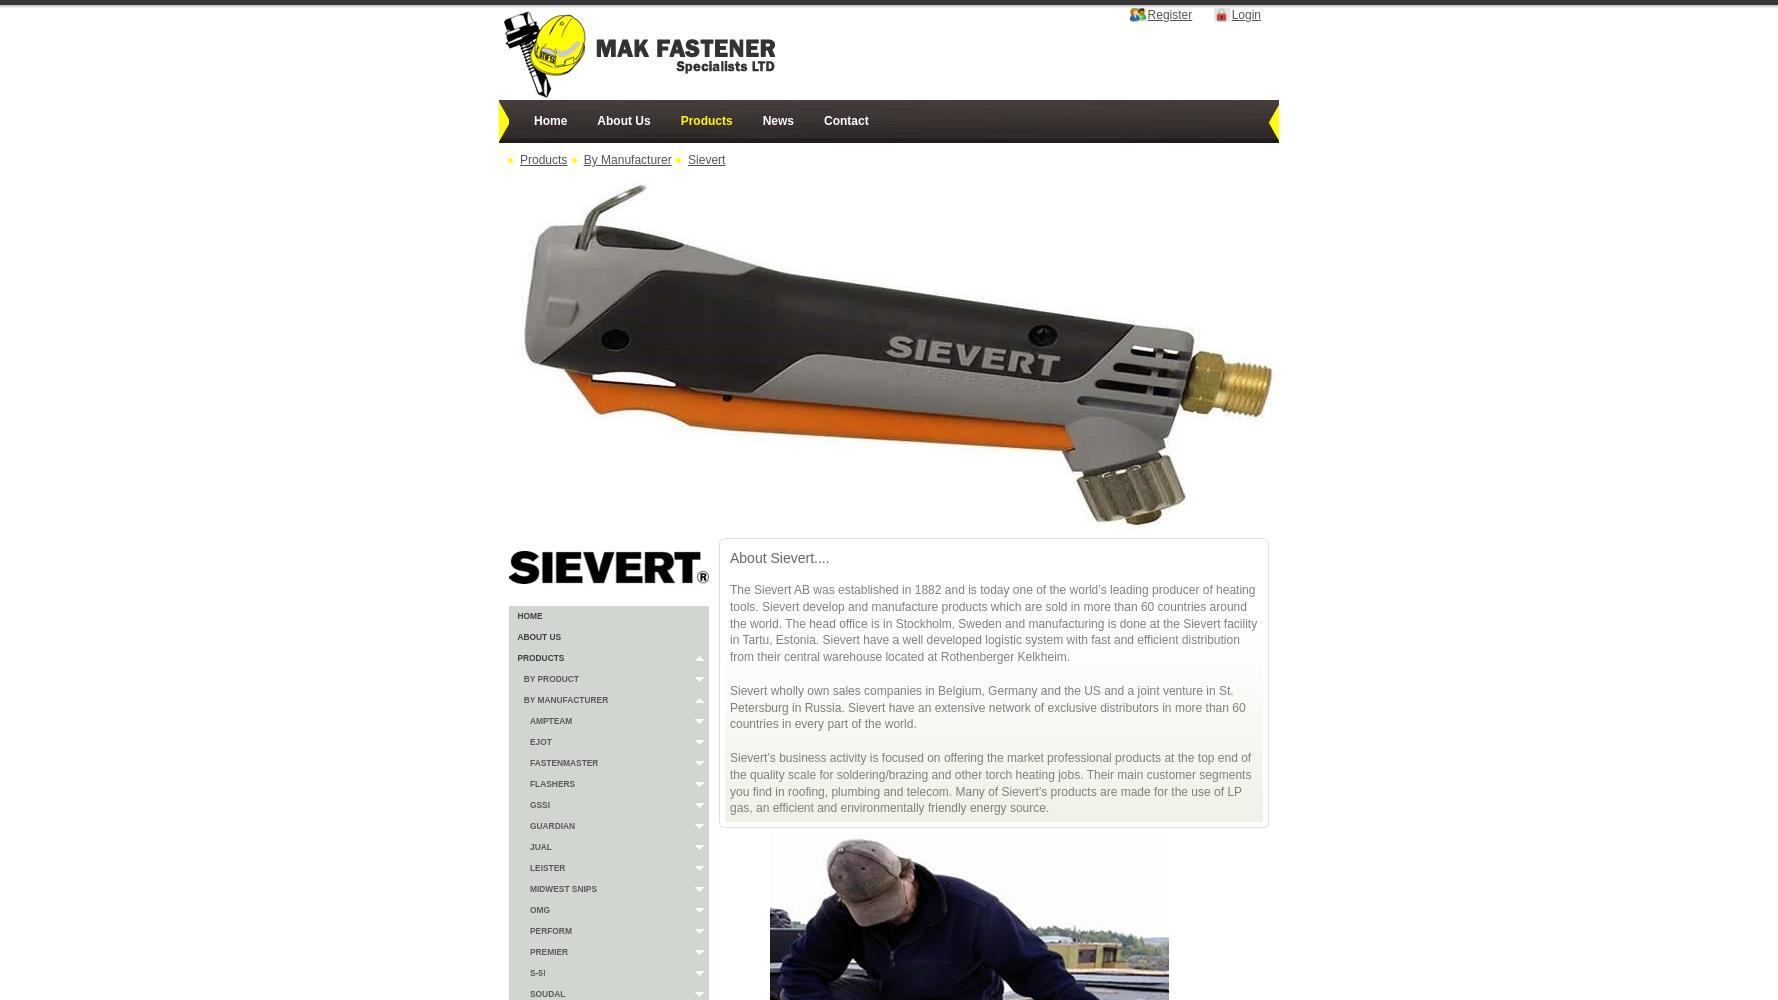 The width and height of the screenshot is (1778, 1000). I want to click on 'GSSI', so click(539, 805).